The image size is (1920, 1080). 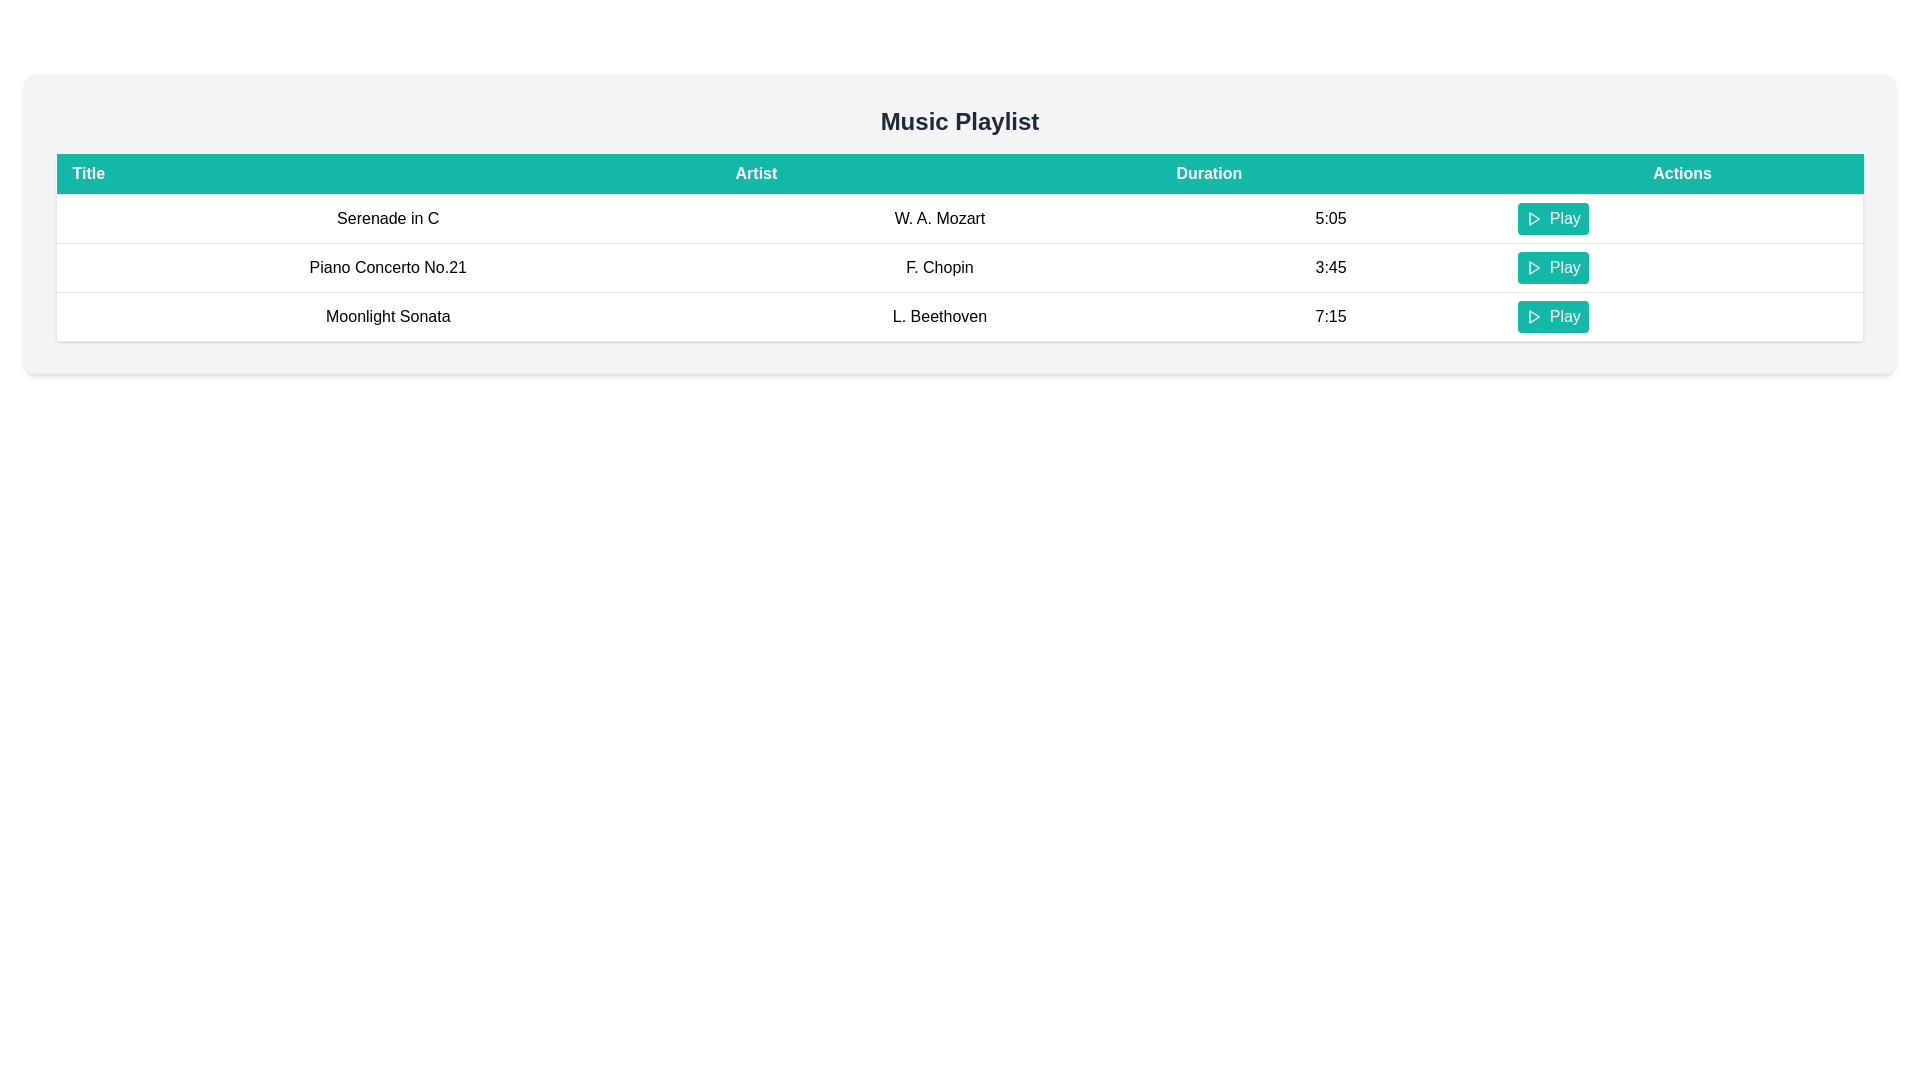 I want to click on the second row in the music playlist table to perform actions on the track entry, so click(x=960, y=266).